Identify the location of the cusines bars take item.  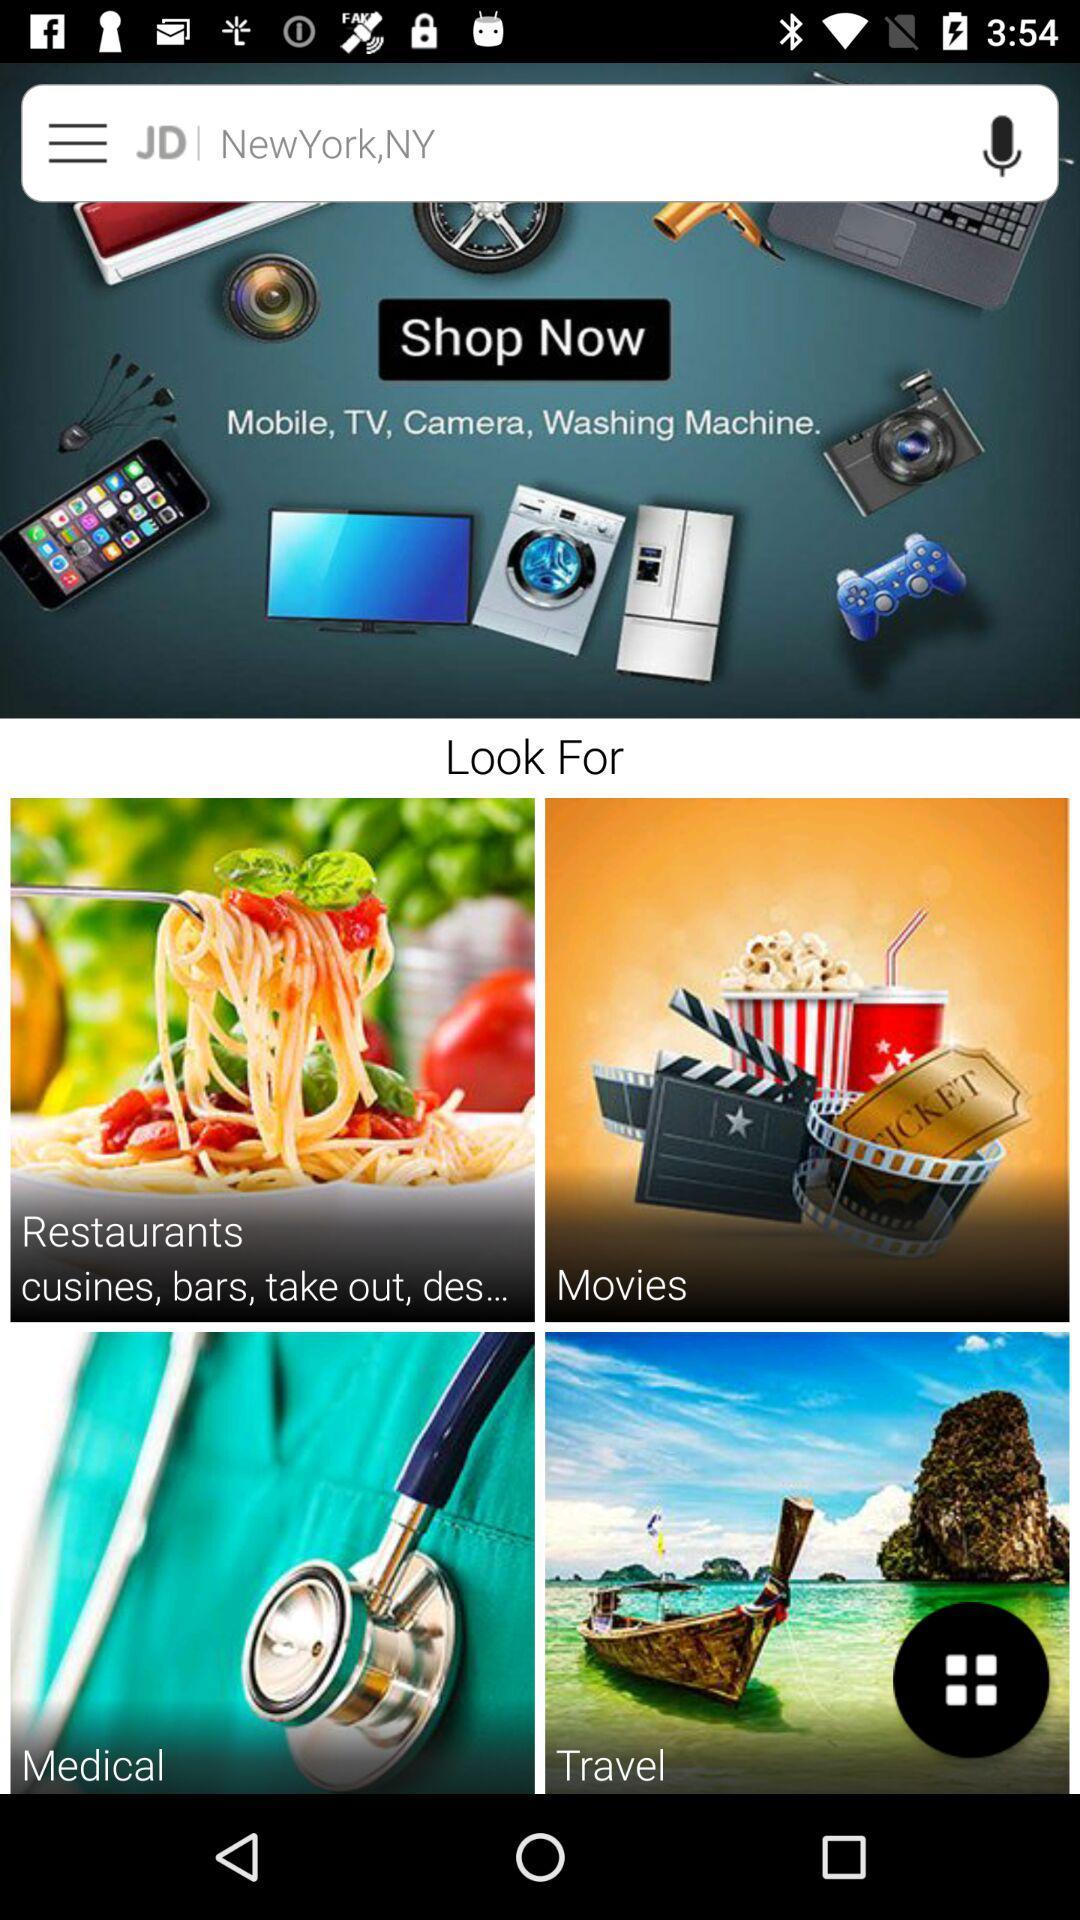
(272, 1285).